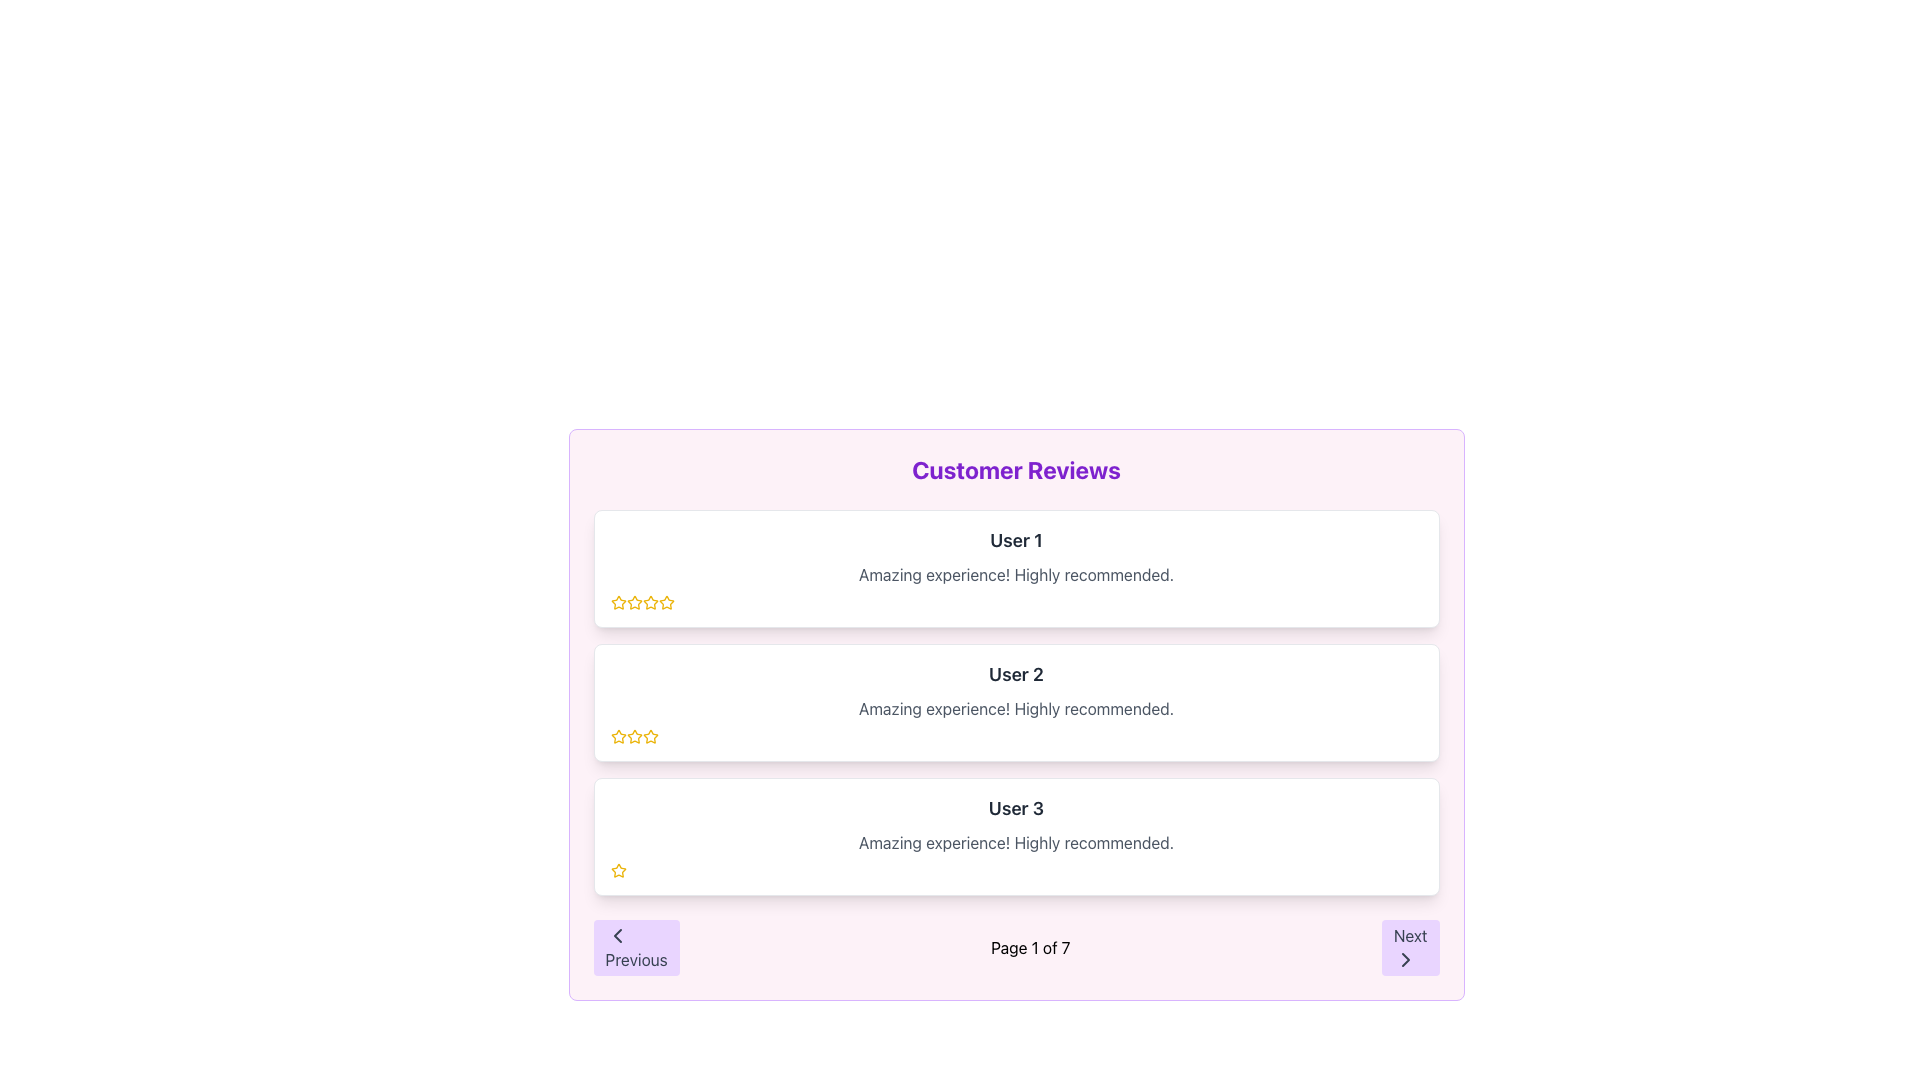  Describe the element at coordinates (1016, 947) in the screenshot. I see `central text 'Page 1 of 7' from the Pagination control located at the bottom of the 'Customer Reviews' section` at that location.